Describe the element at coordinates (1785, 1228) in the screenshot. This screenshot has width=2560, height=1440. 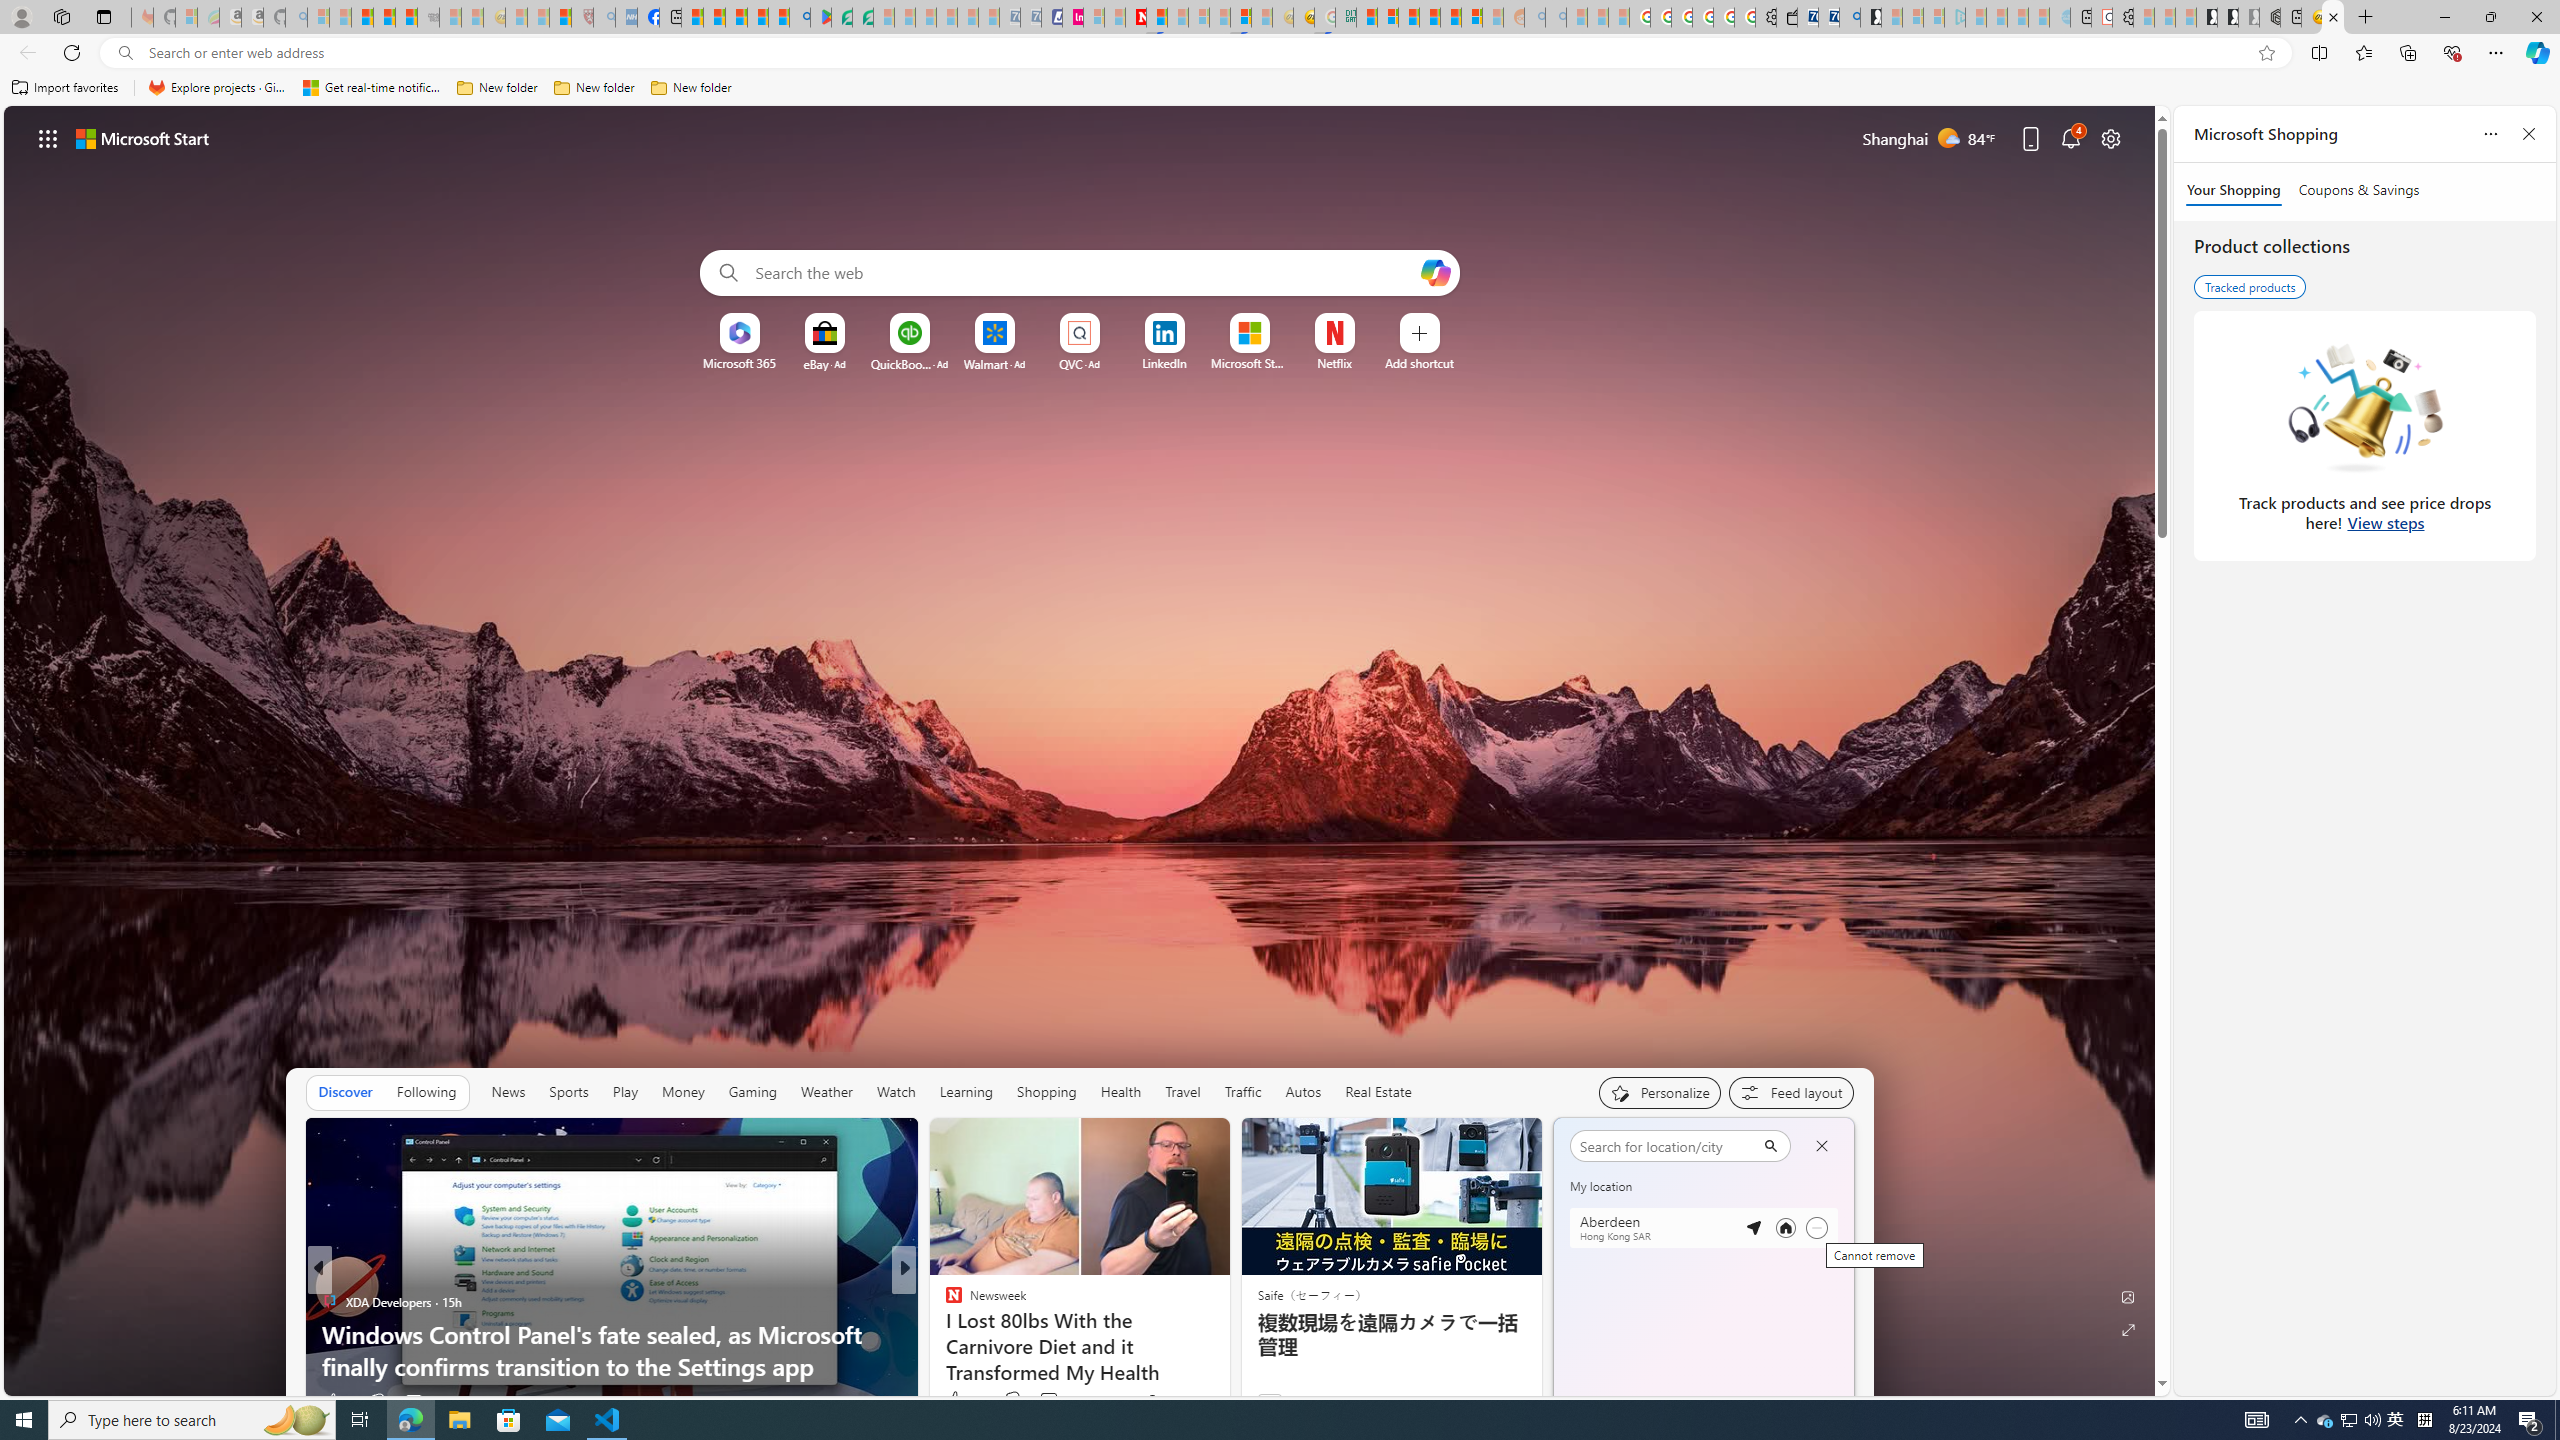
I see `'Set as your primary location'` at that location.